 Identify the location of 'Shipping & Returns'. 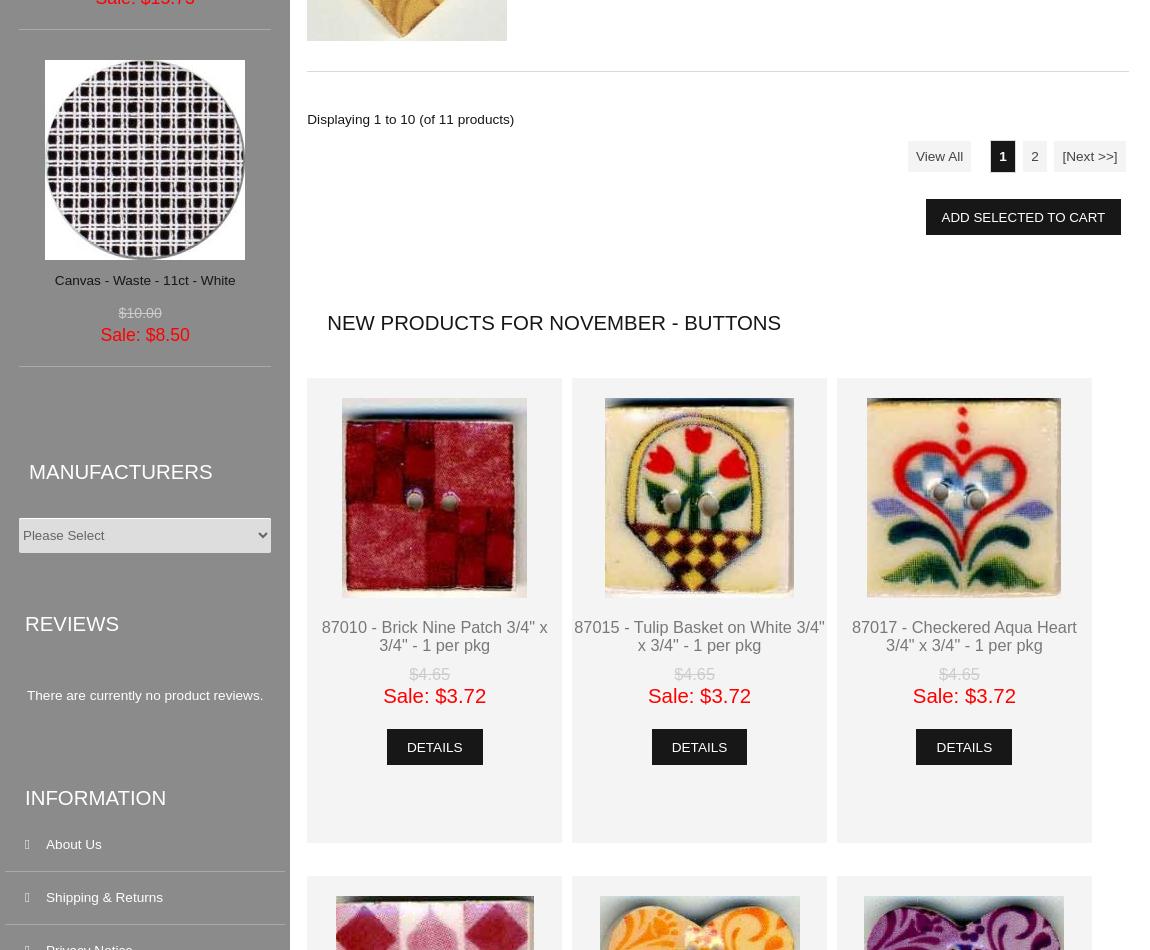
(103, 896).